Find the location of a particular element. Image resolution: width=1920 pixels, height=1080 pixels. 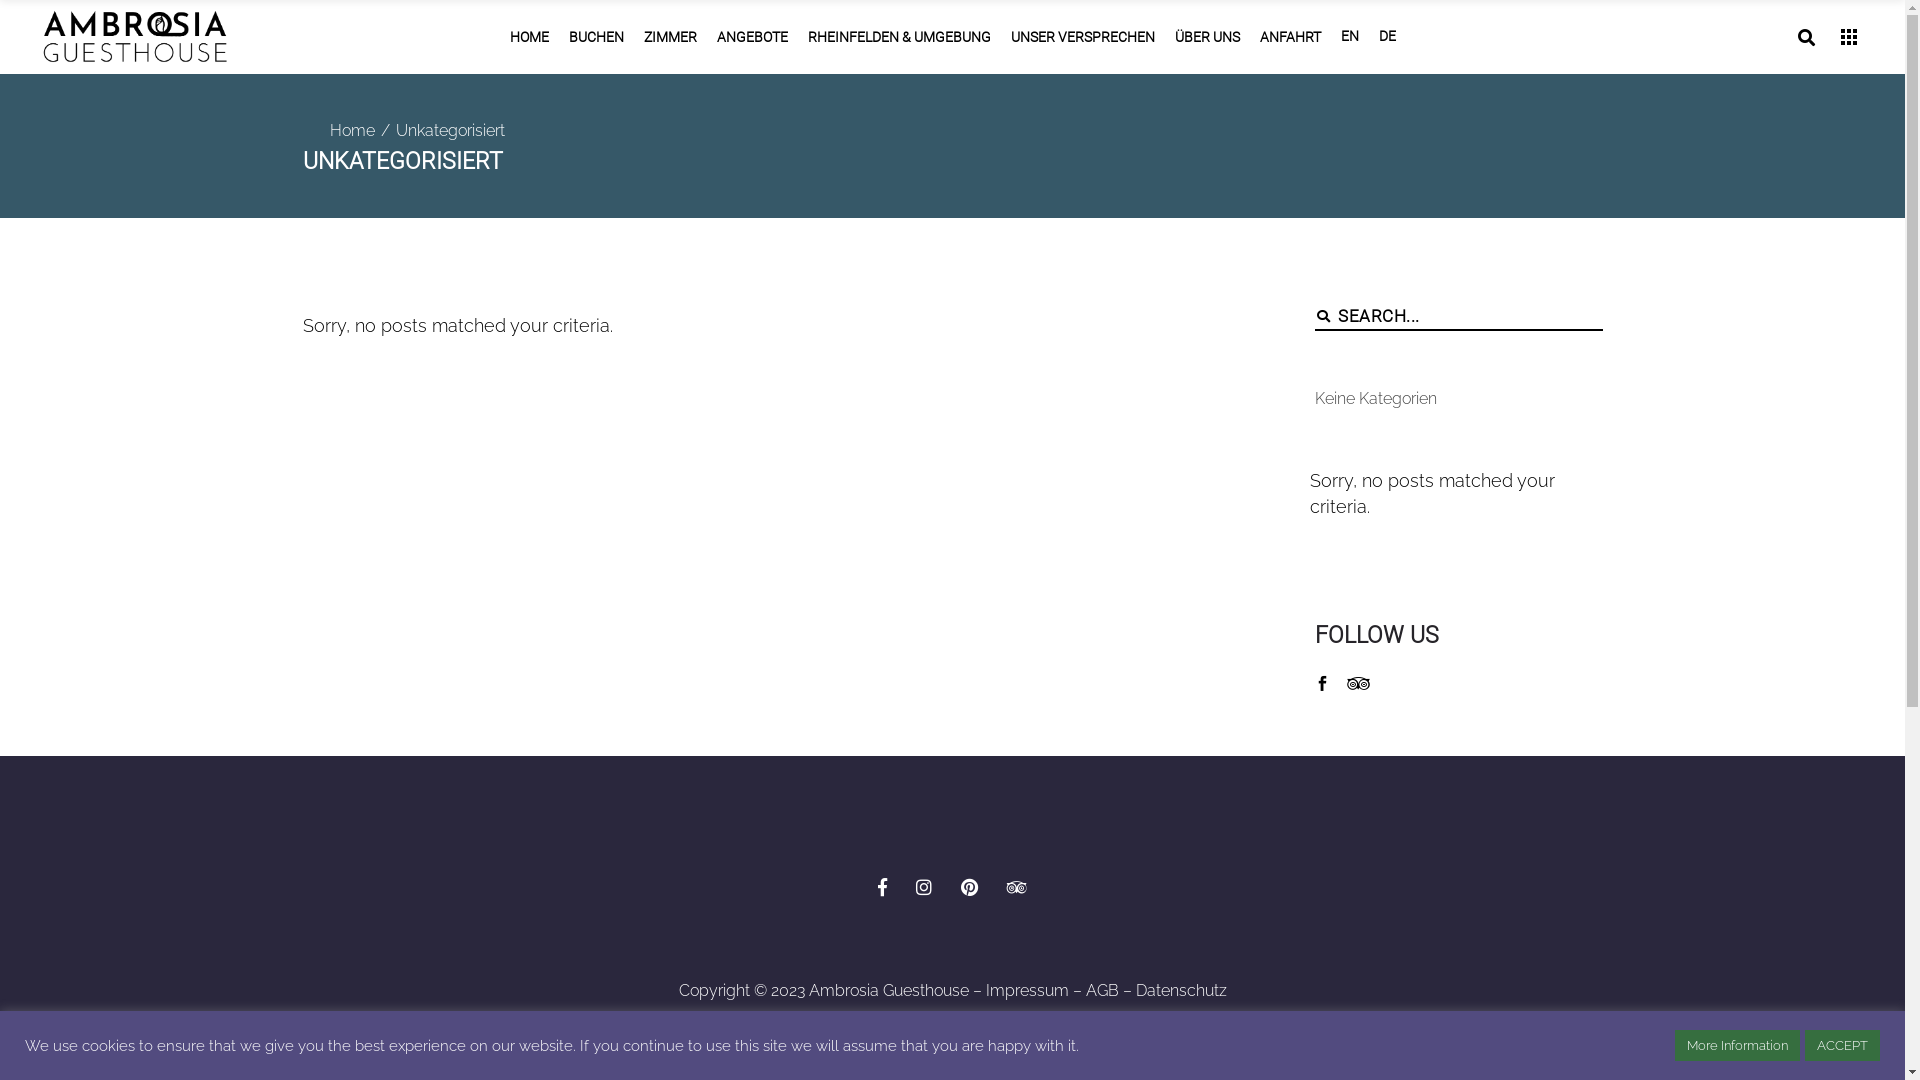

'ANGEBOTE' is located at coordinates (750, 37).